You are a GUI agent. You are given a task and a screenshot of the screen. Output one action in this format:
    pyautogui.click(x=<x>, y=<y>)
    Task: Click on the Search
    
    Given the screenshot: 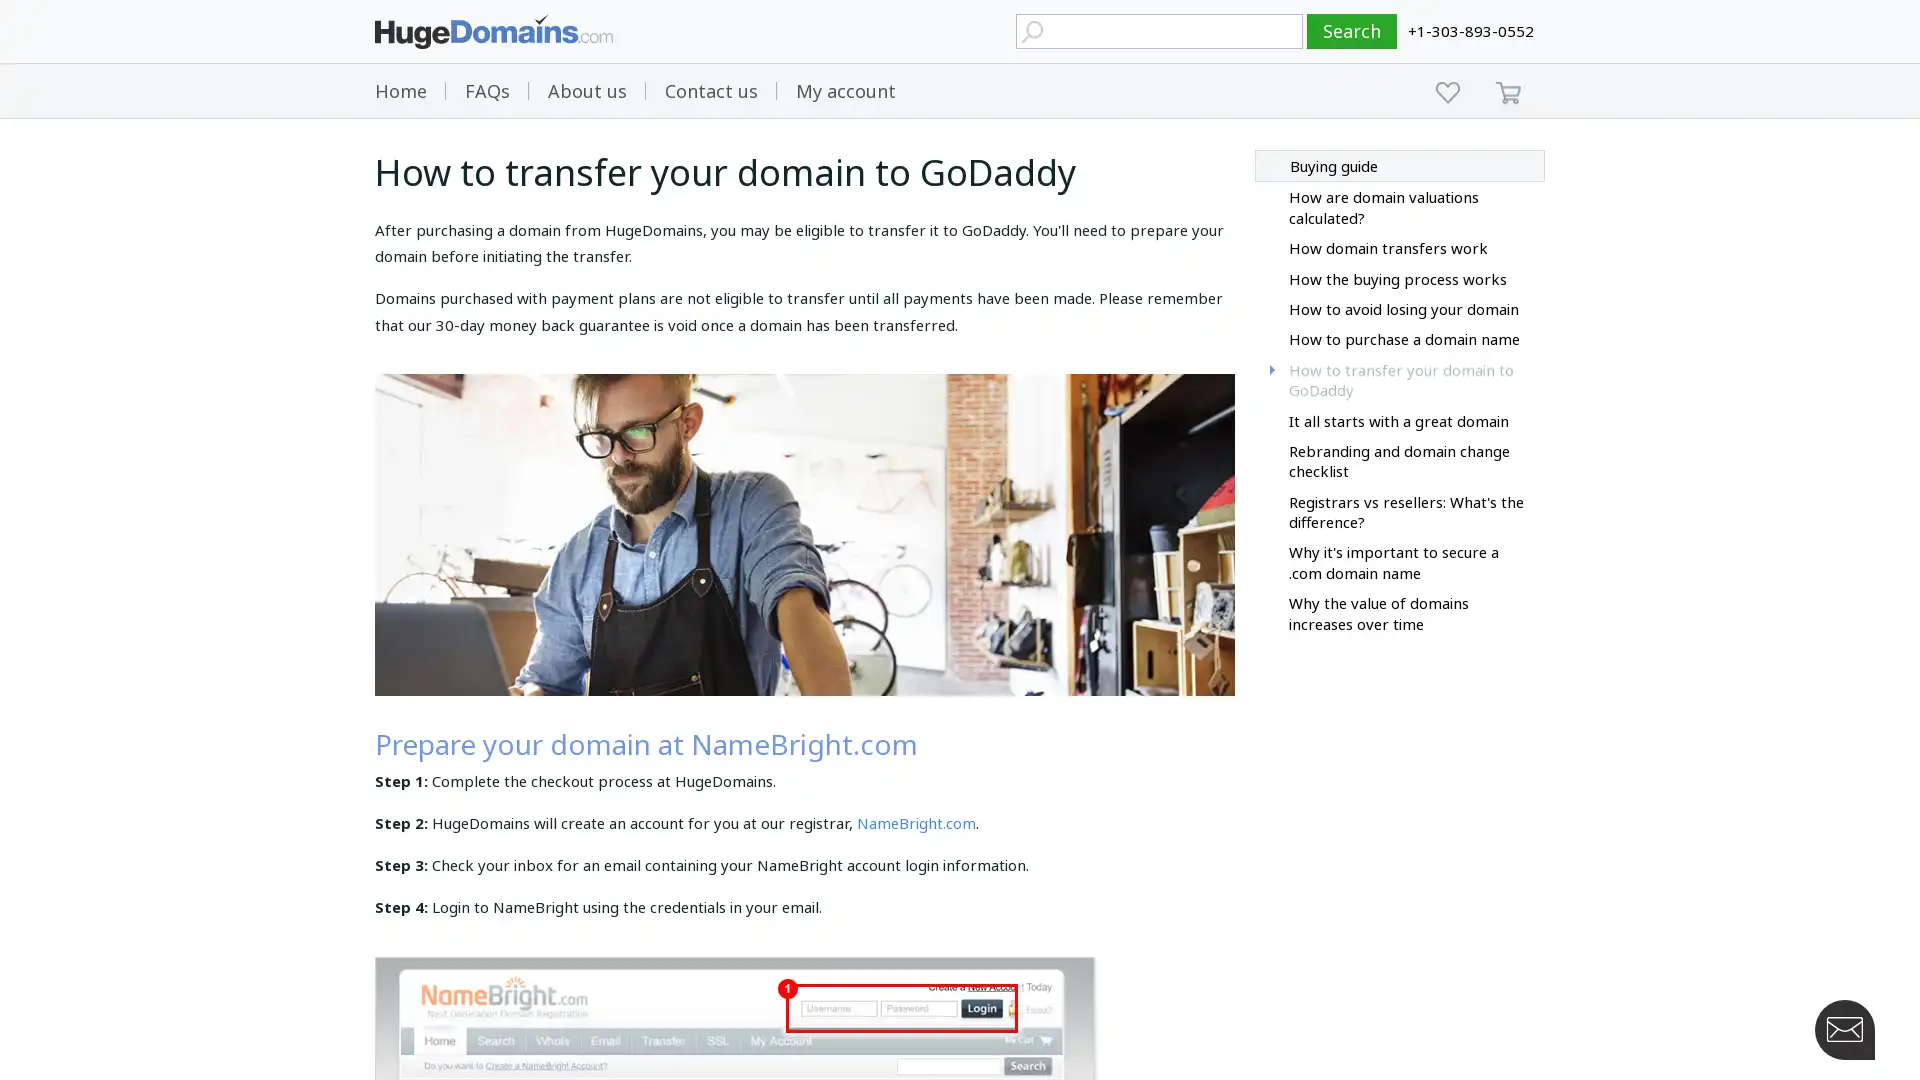 What is the action you would take?
    pyautogui.click(x=1352, y=31)
    